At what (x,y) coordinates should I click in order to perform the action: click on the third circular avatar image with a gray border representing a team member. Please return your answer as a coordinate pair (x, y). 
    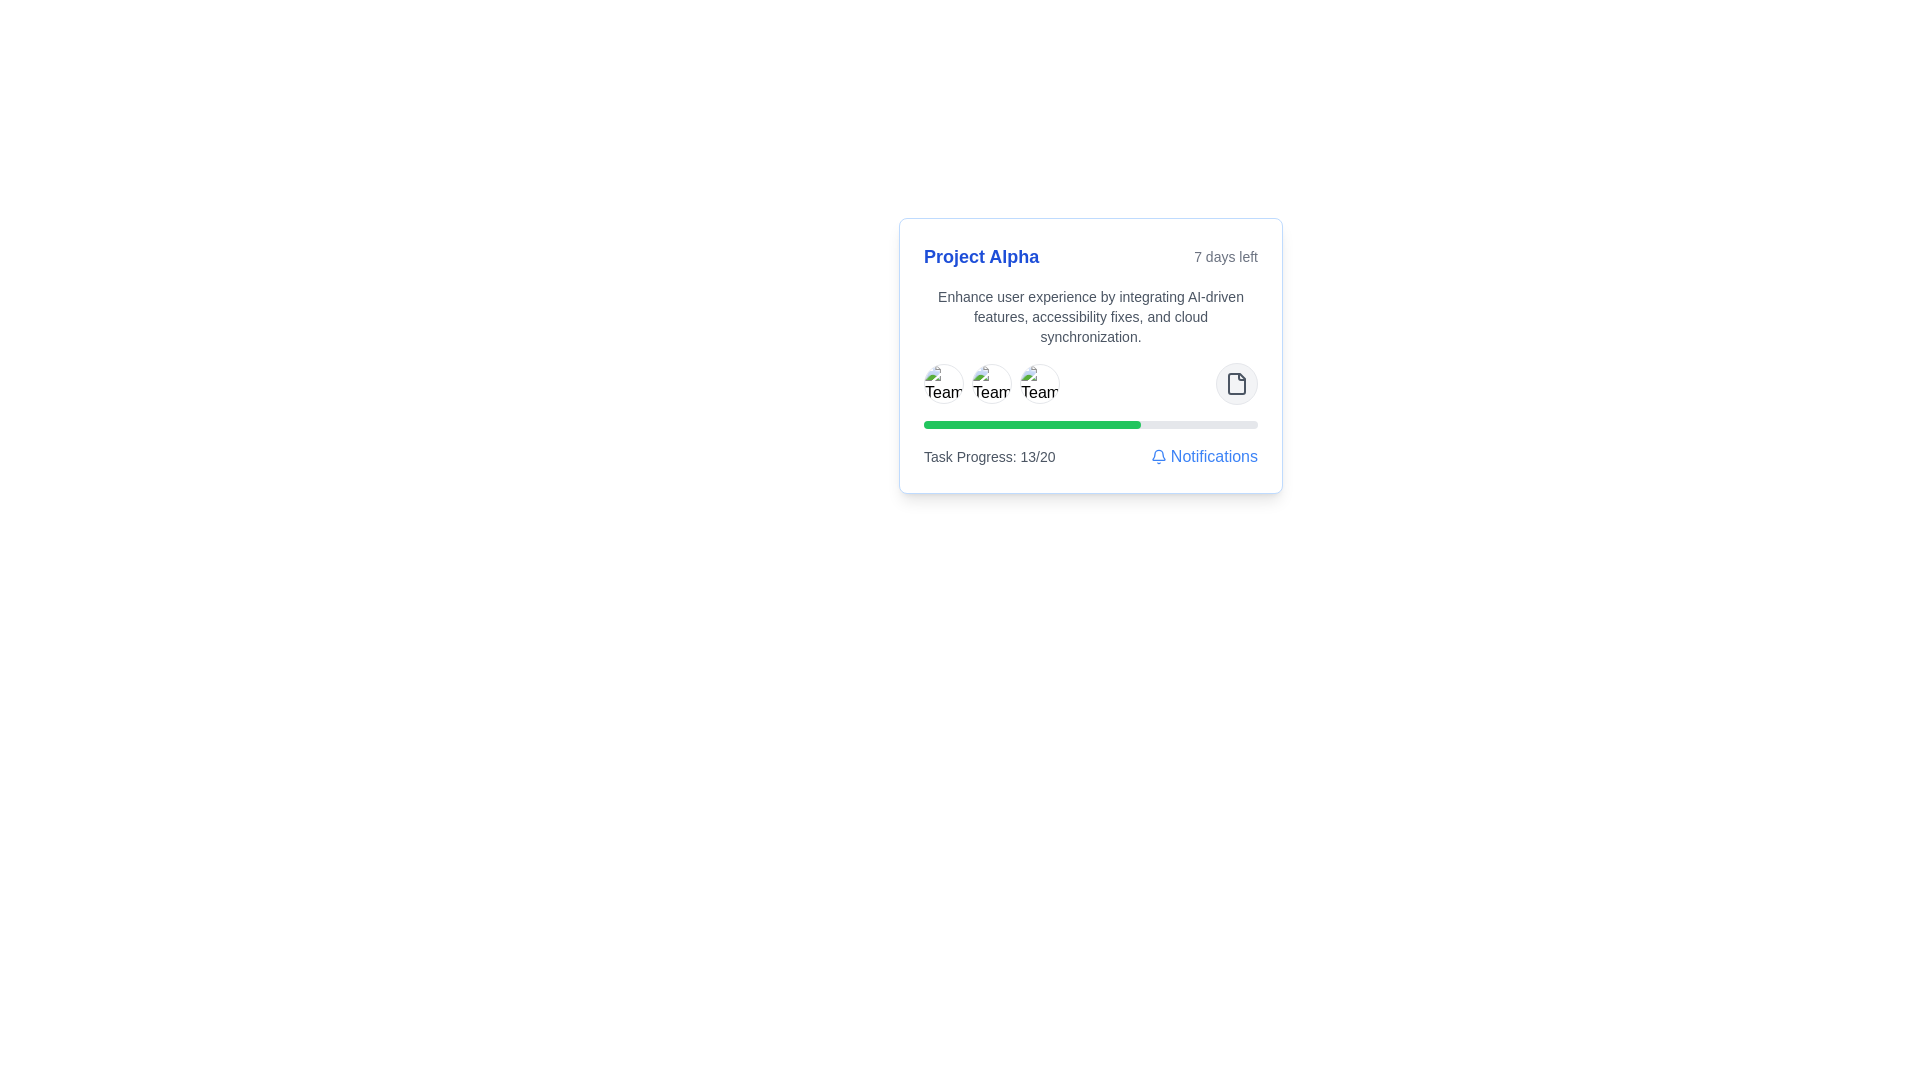
    Looking at the image, I should click on (1040, 384).